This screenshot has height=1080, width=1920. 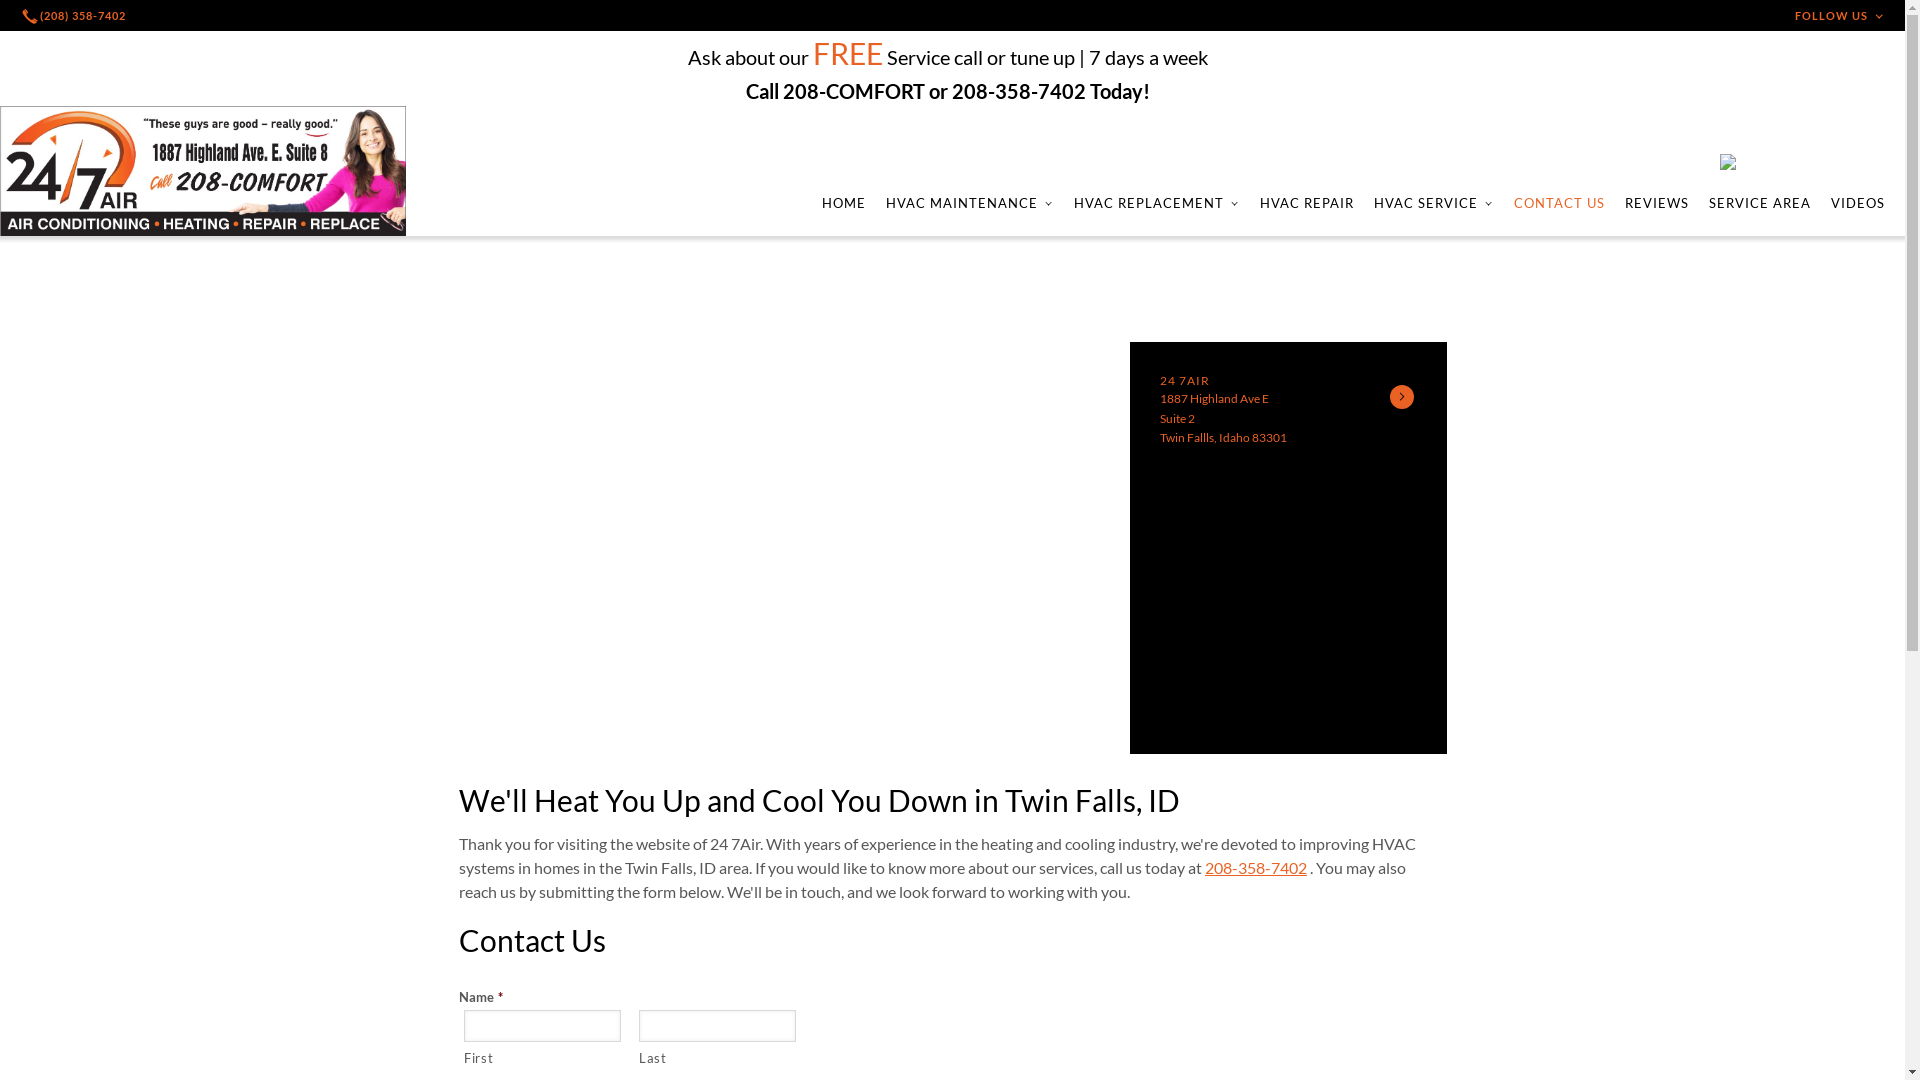 What do you see at coordinates (844, 203) in the screenshot?
I see `'HOME'` at bounding box center [844, 203].